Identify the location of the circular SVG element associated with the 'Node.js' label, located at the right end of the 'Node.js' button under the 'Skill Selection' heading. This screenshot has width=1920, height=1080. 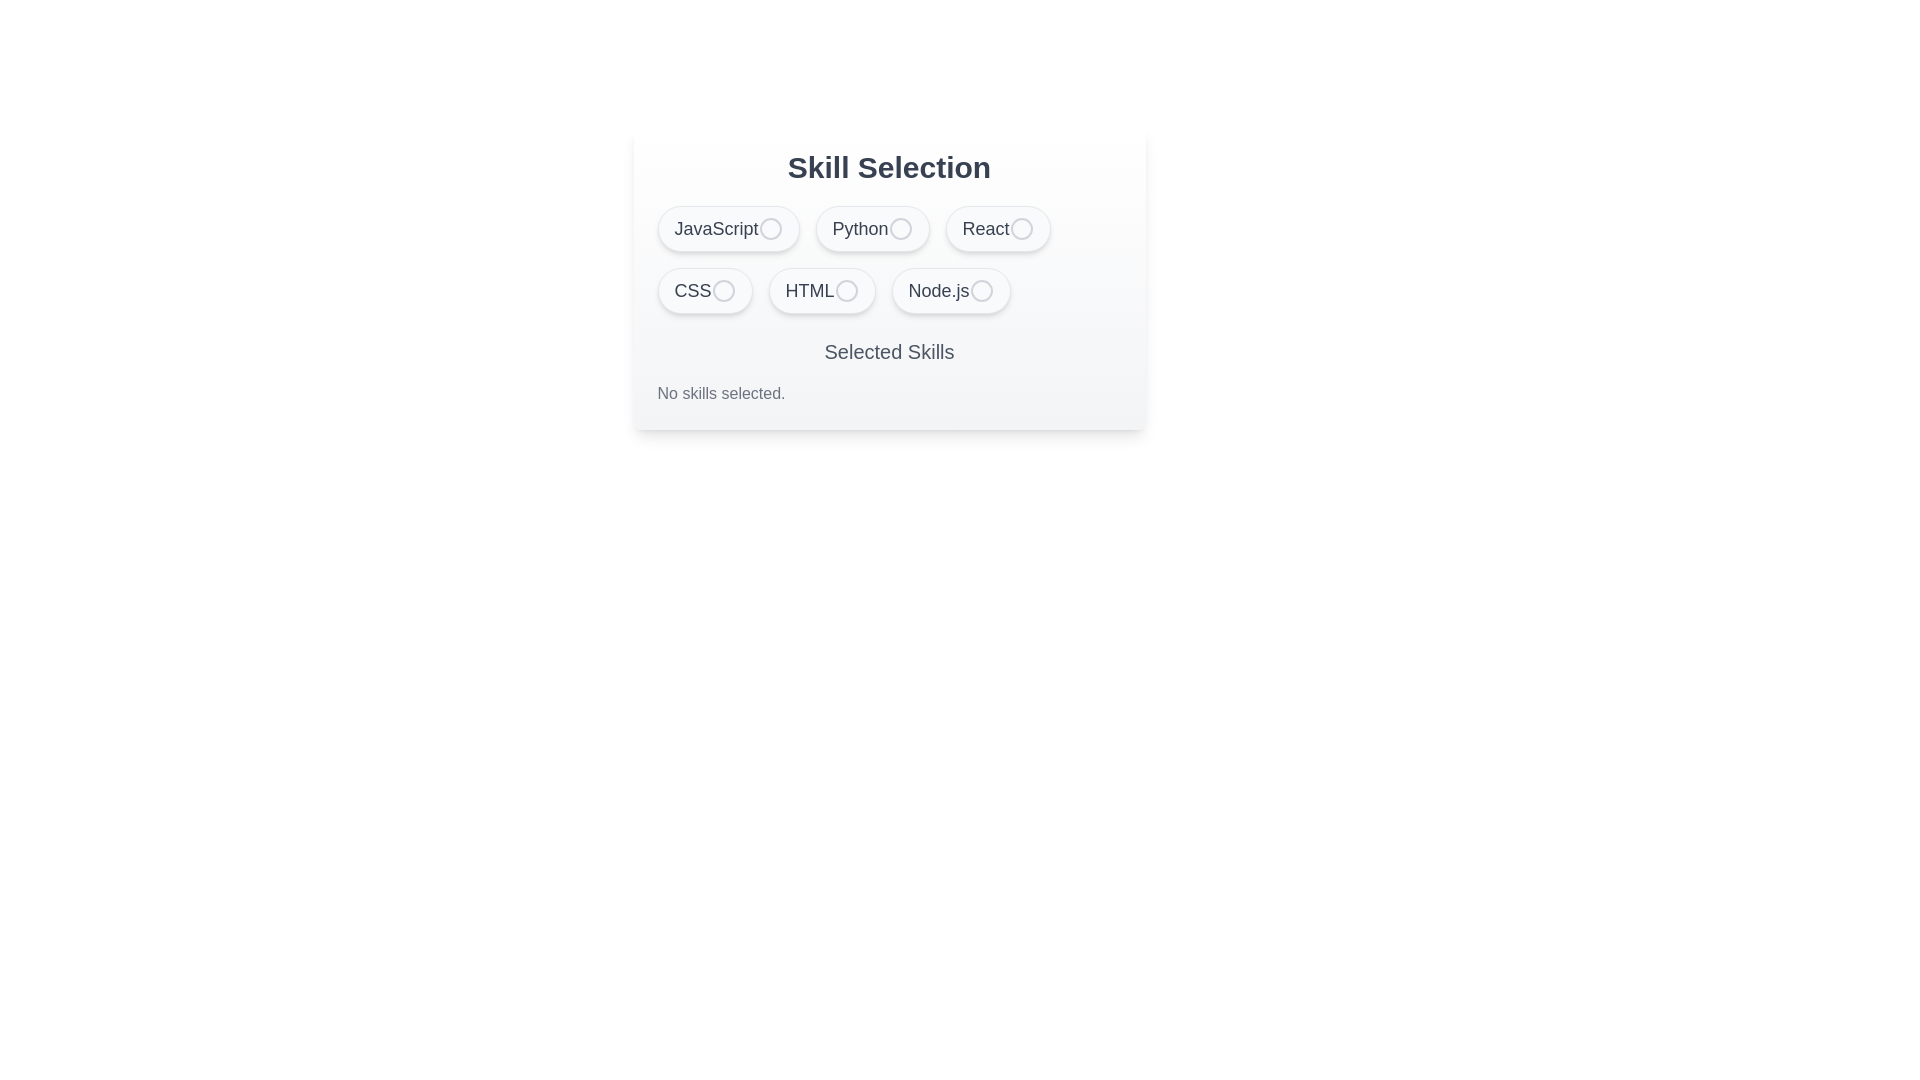
(981, 290).